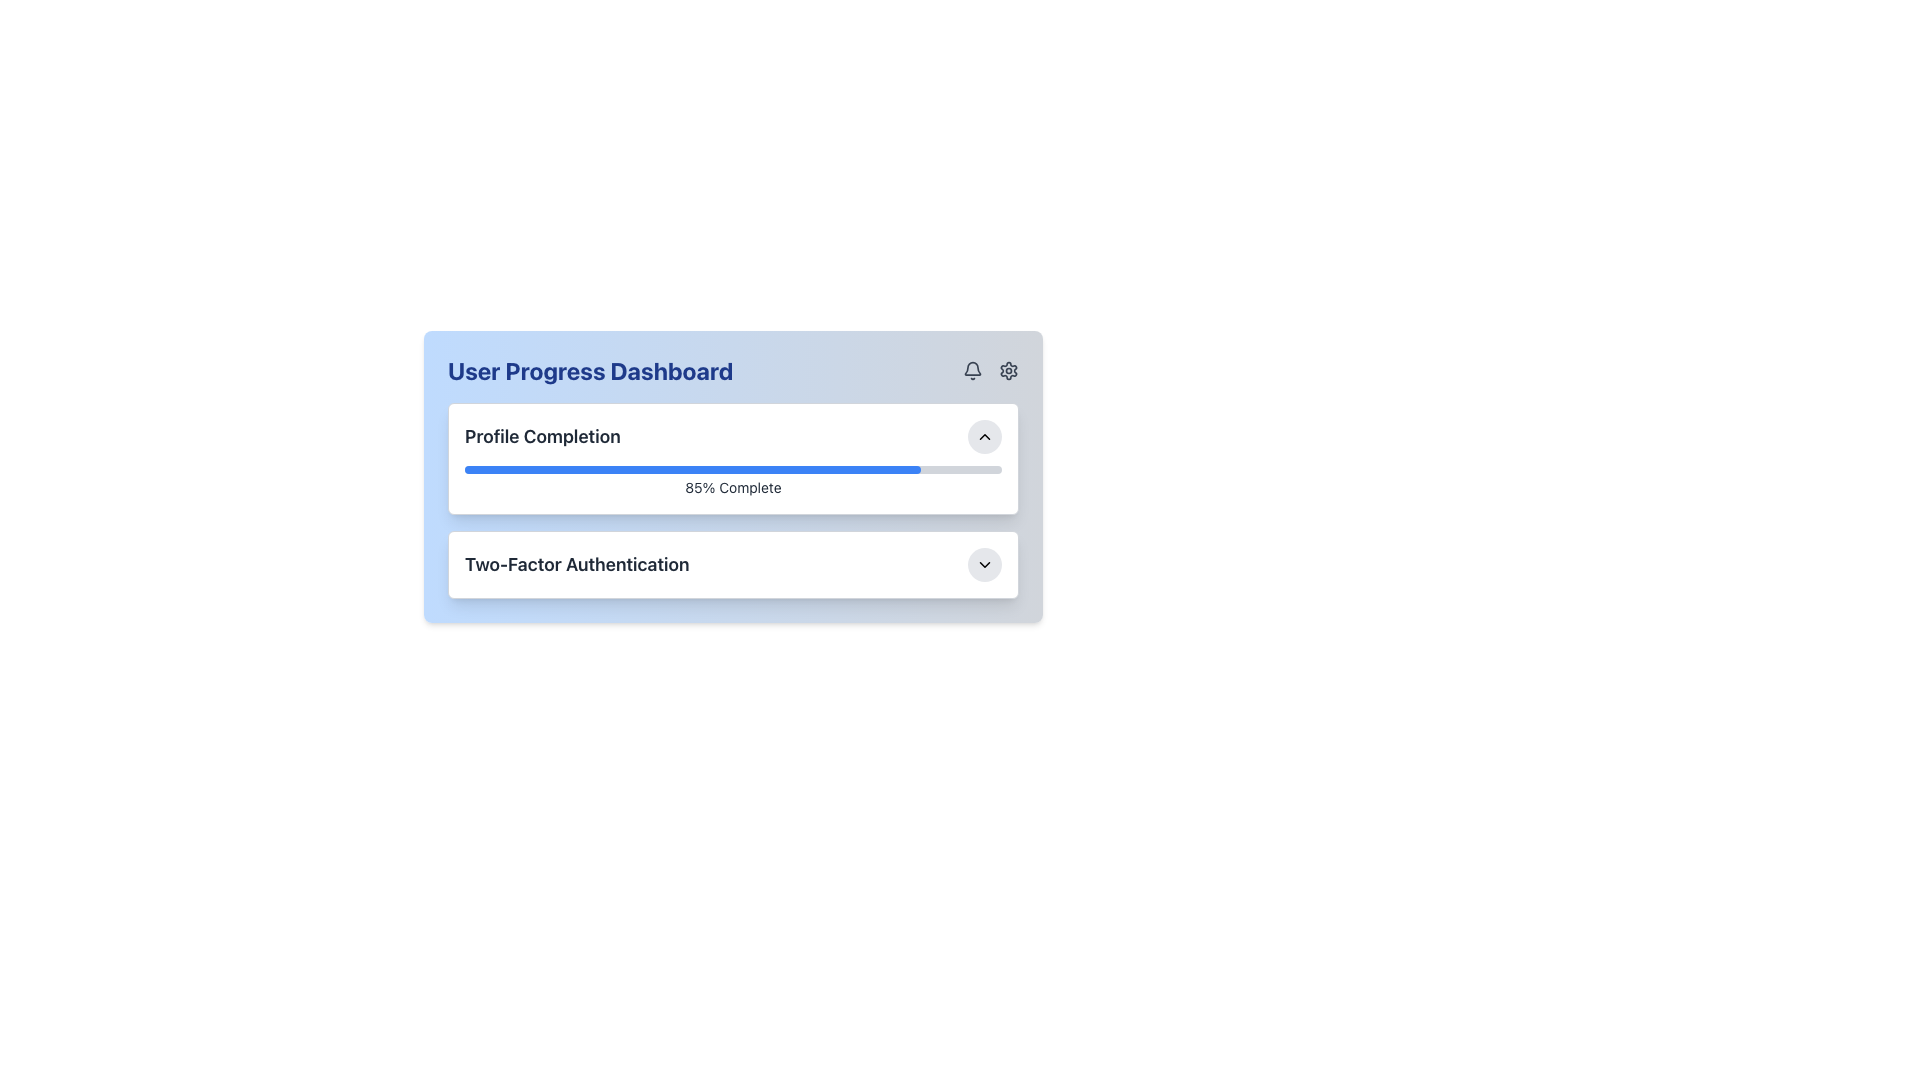  I want to click on the Dropdown Indicator Icon located at the far right end of the 'Two-Factor Authentication' section, so click(984, 564).